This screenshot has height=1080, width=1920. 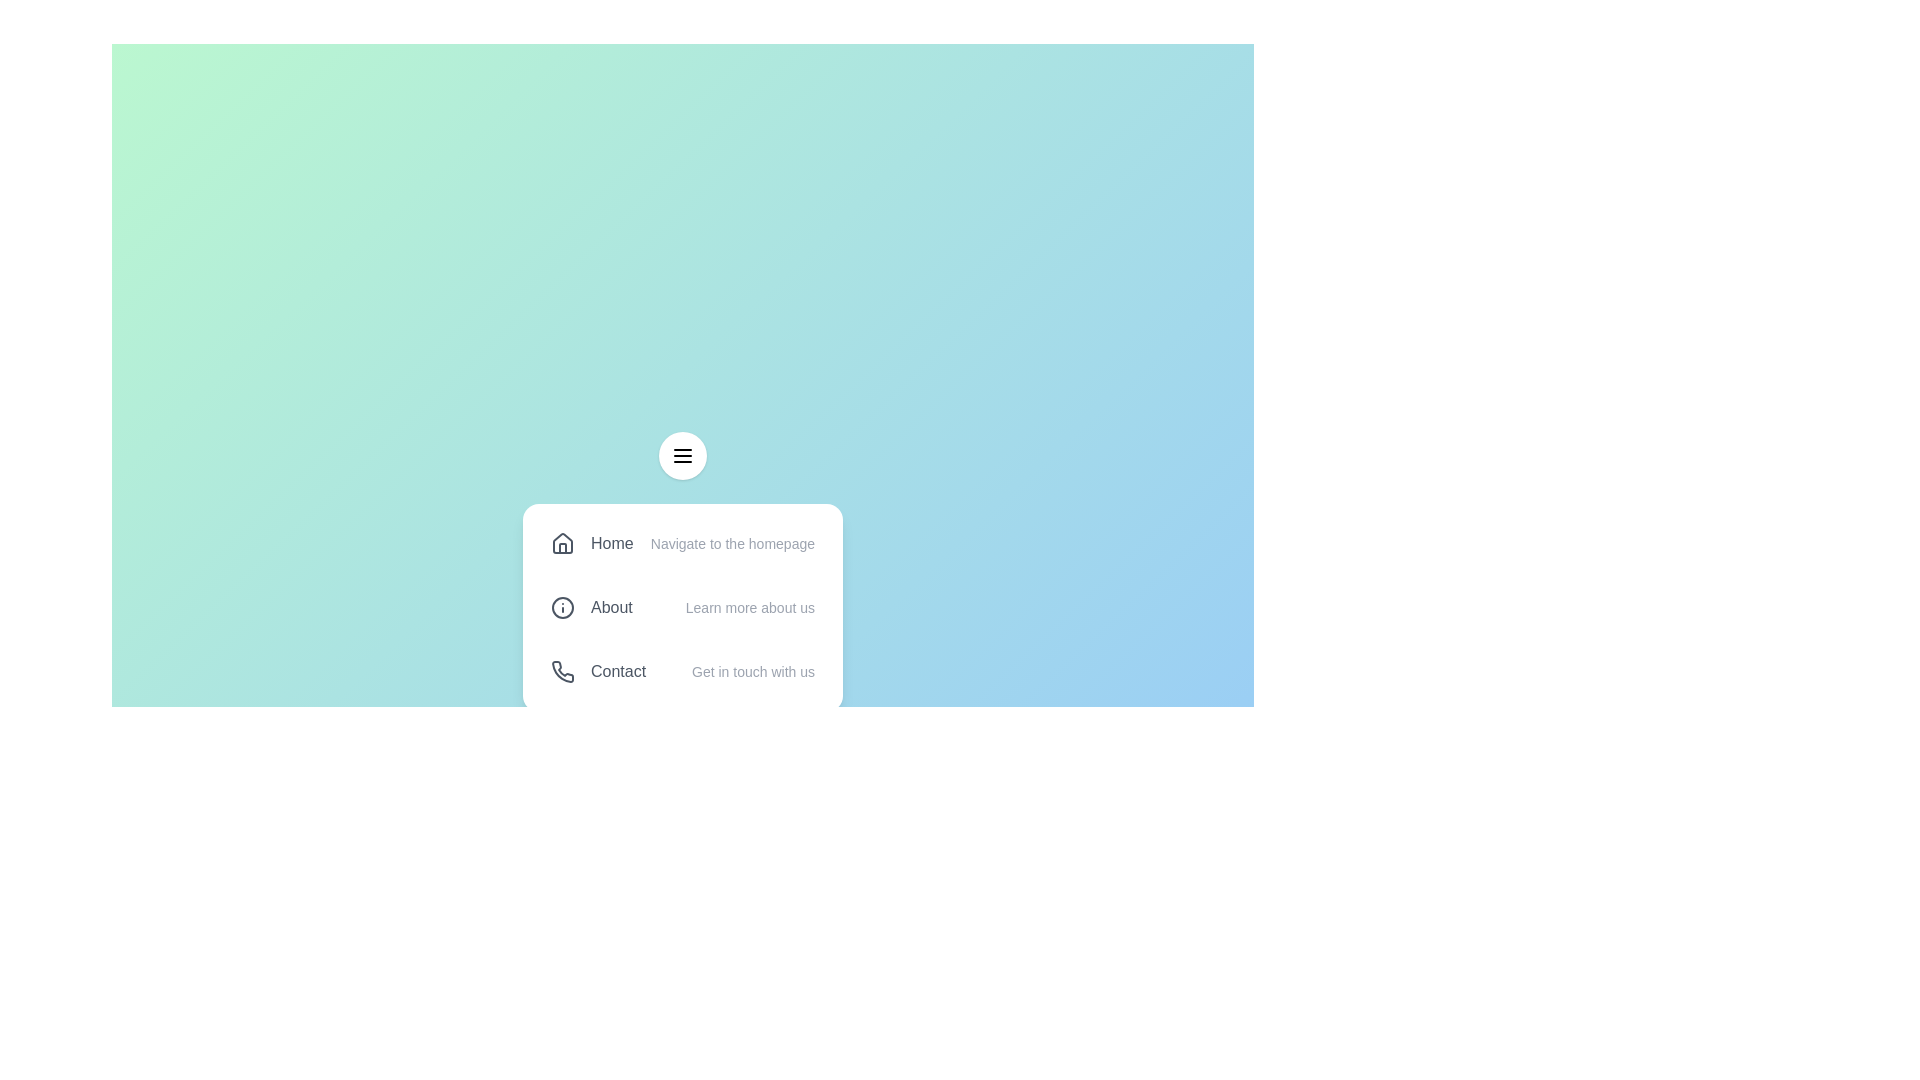 What do you see at coordinates (682, 543) in the screenshot?
I see `the menu item Home` at bounding box center [682, 543].